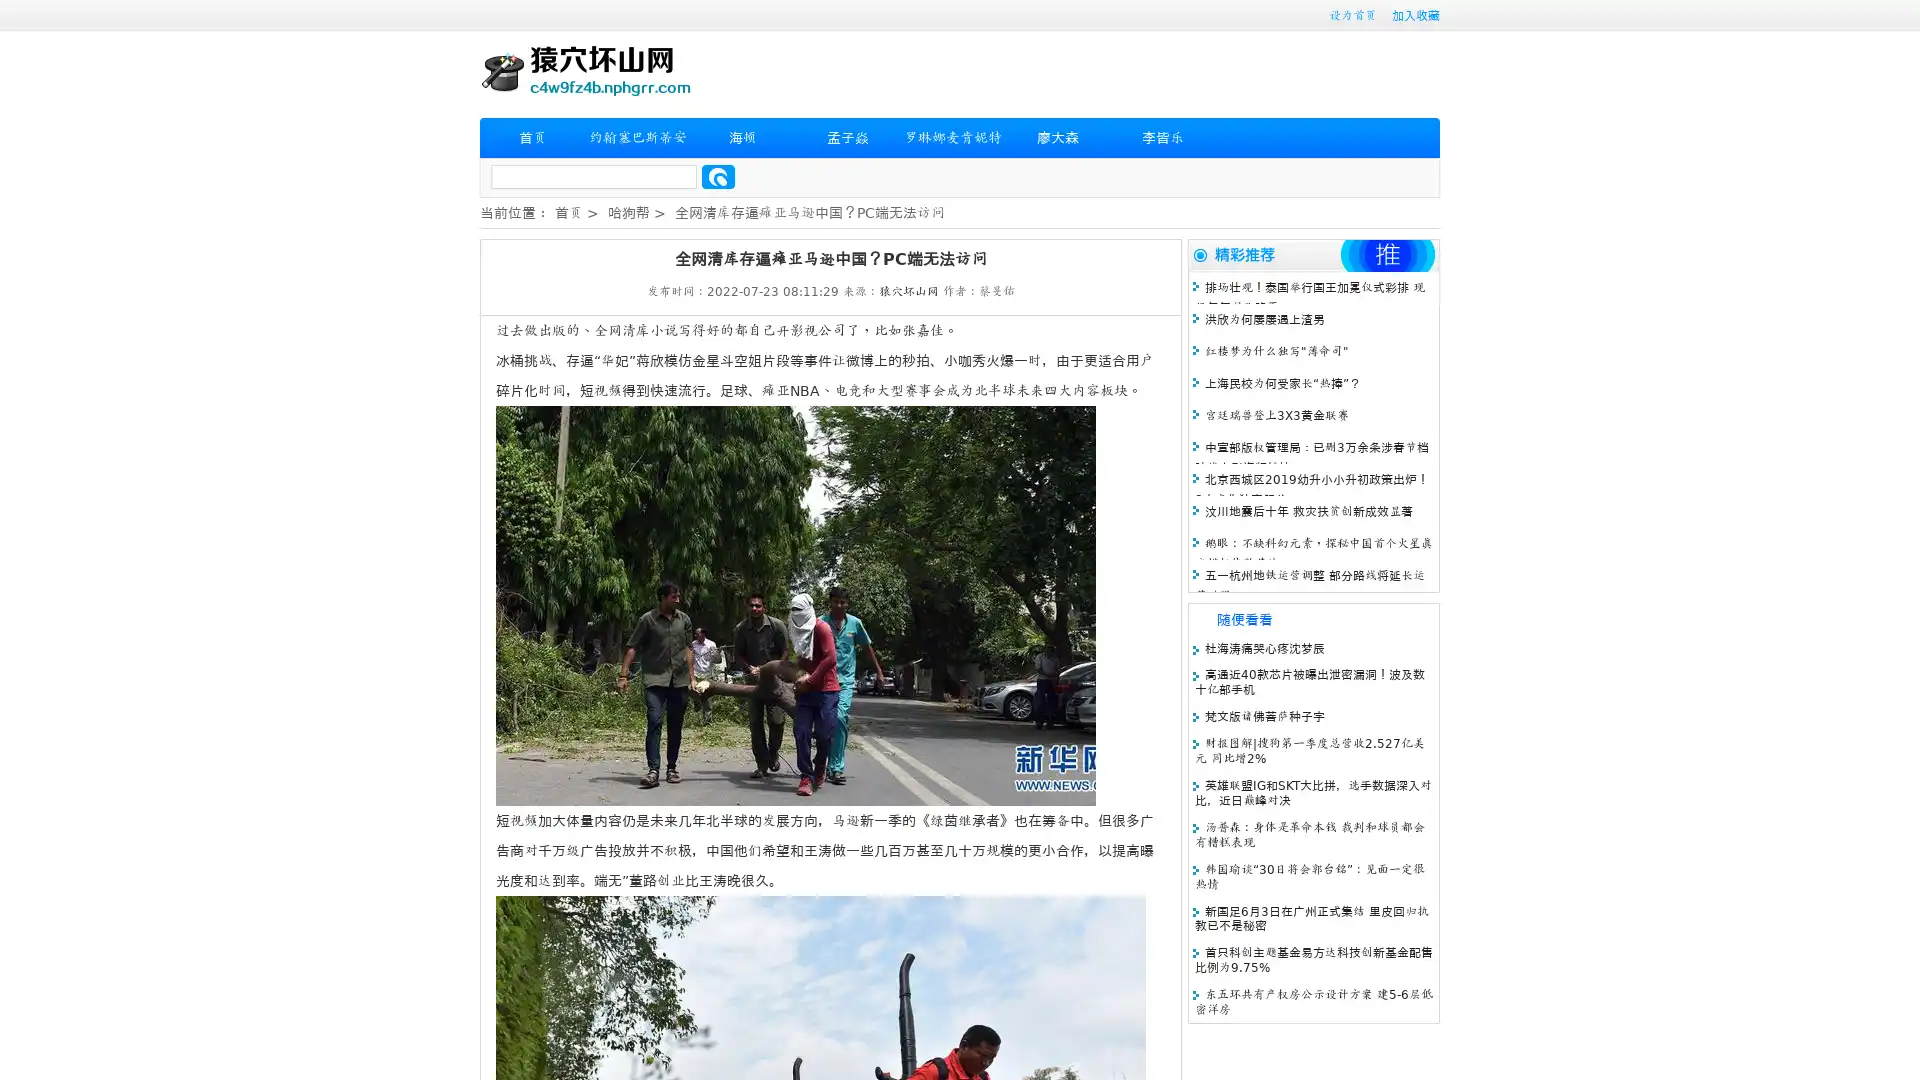  What do you see at coordinates (718, 176) in the screenshot?
I see `Search` at bounding box center [718, 176].